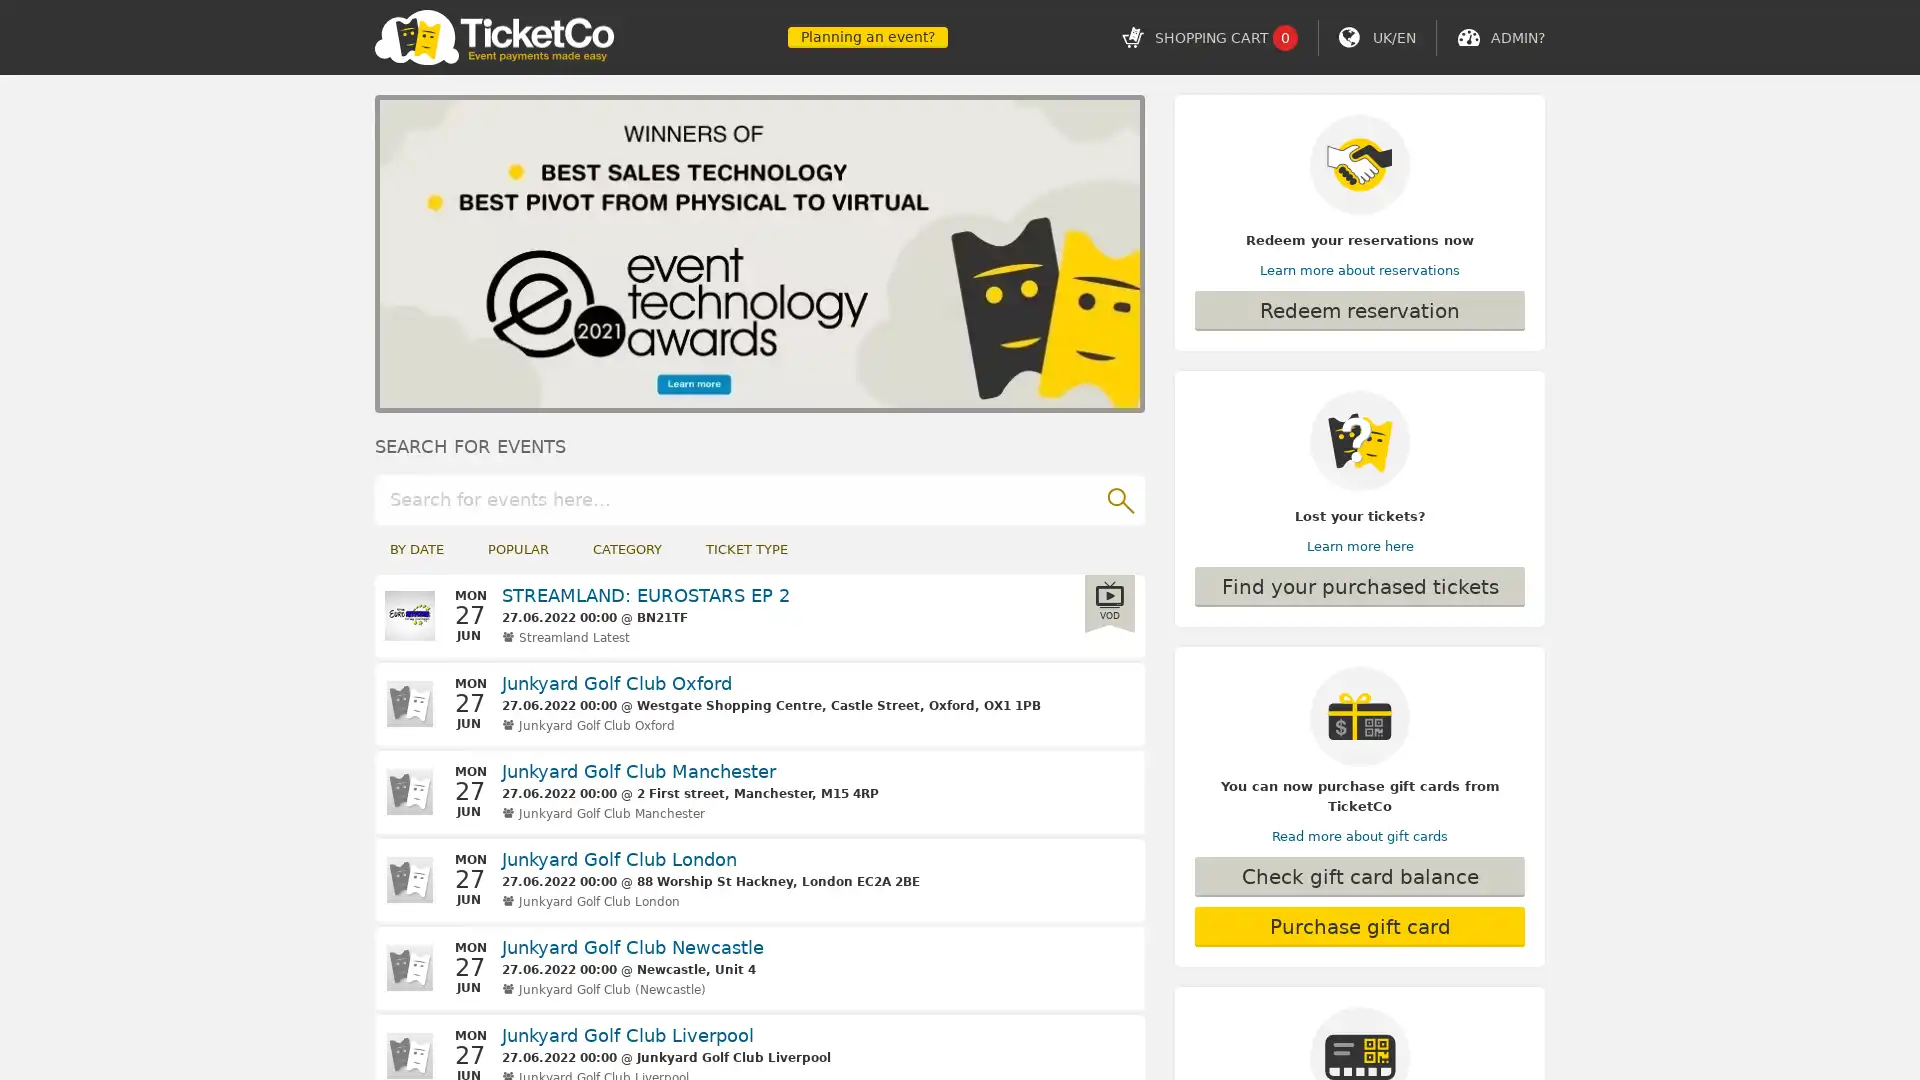 This screenshot has height=1080, width=1920. What do you see at coordinates (1359, 585) in the screenshot?
I see `Find your purchased tickets` at bounding box center [1359, 585].